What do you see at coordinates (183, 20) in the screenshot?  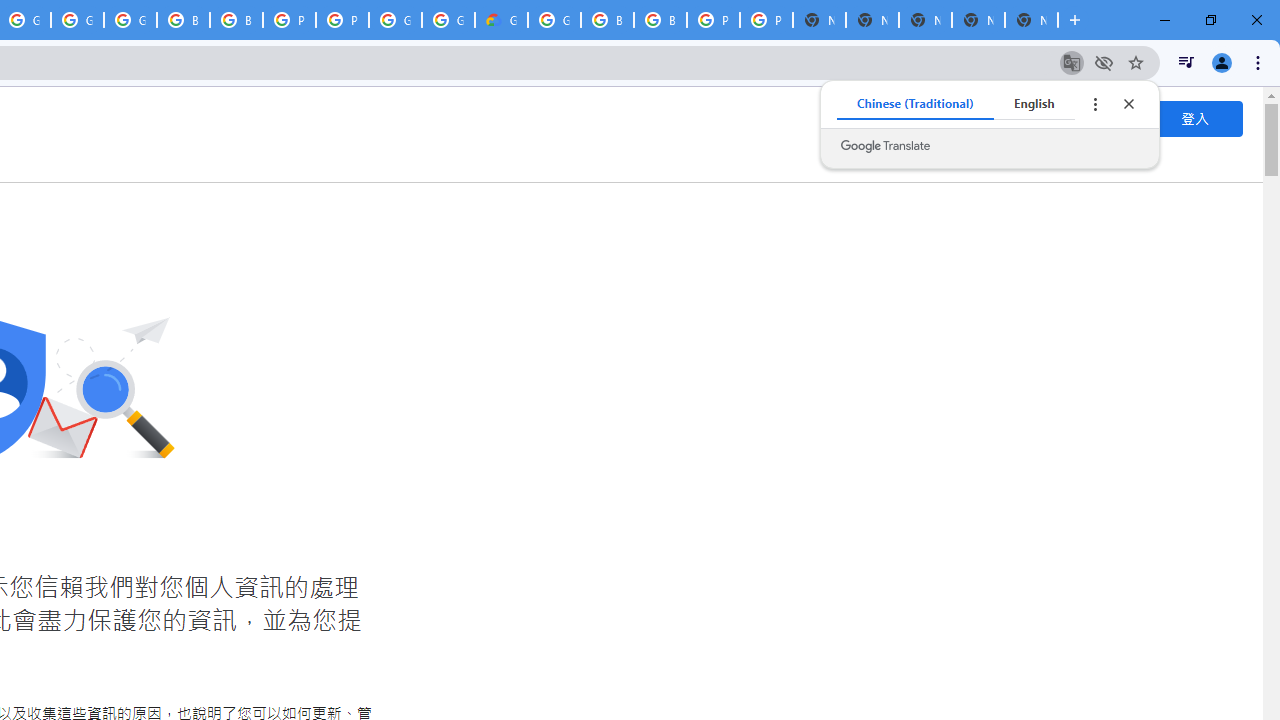 I see `'Browse Chrome as a guest - Computer - Google Chrome Help'` at bounding box center [183, 20].